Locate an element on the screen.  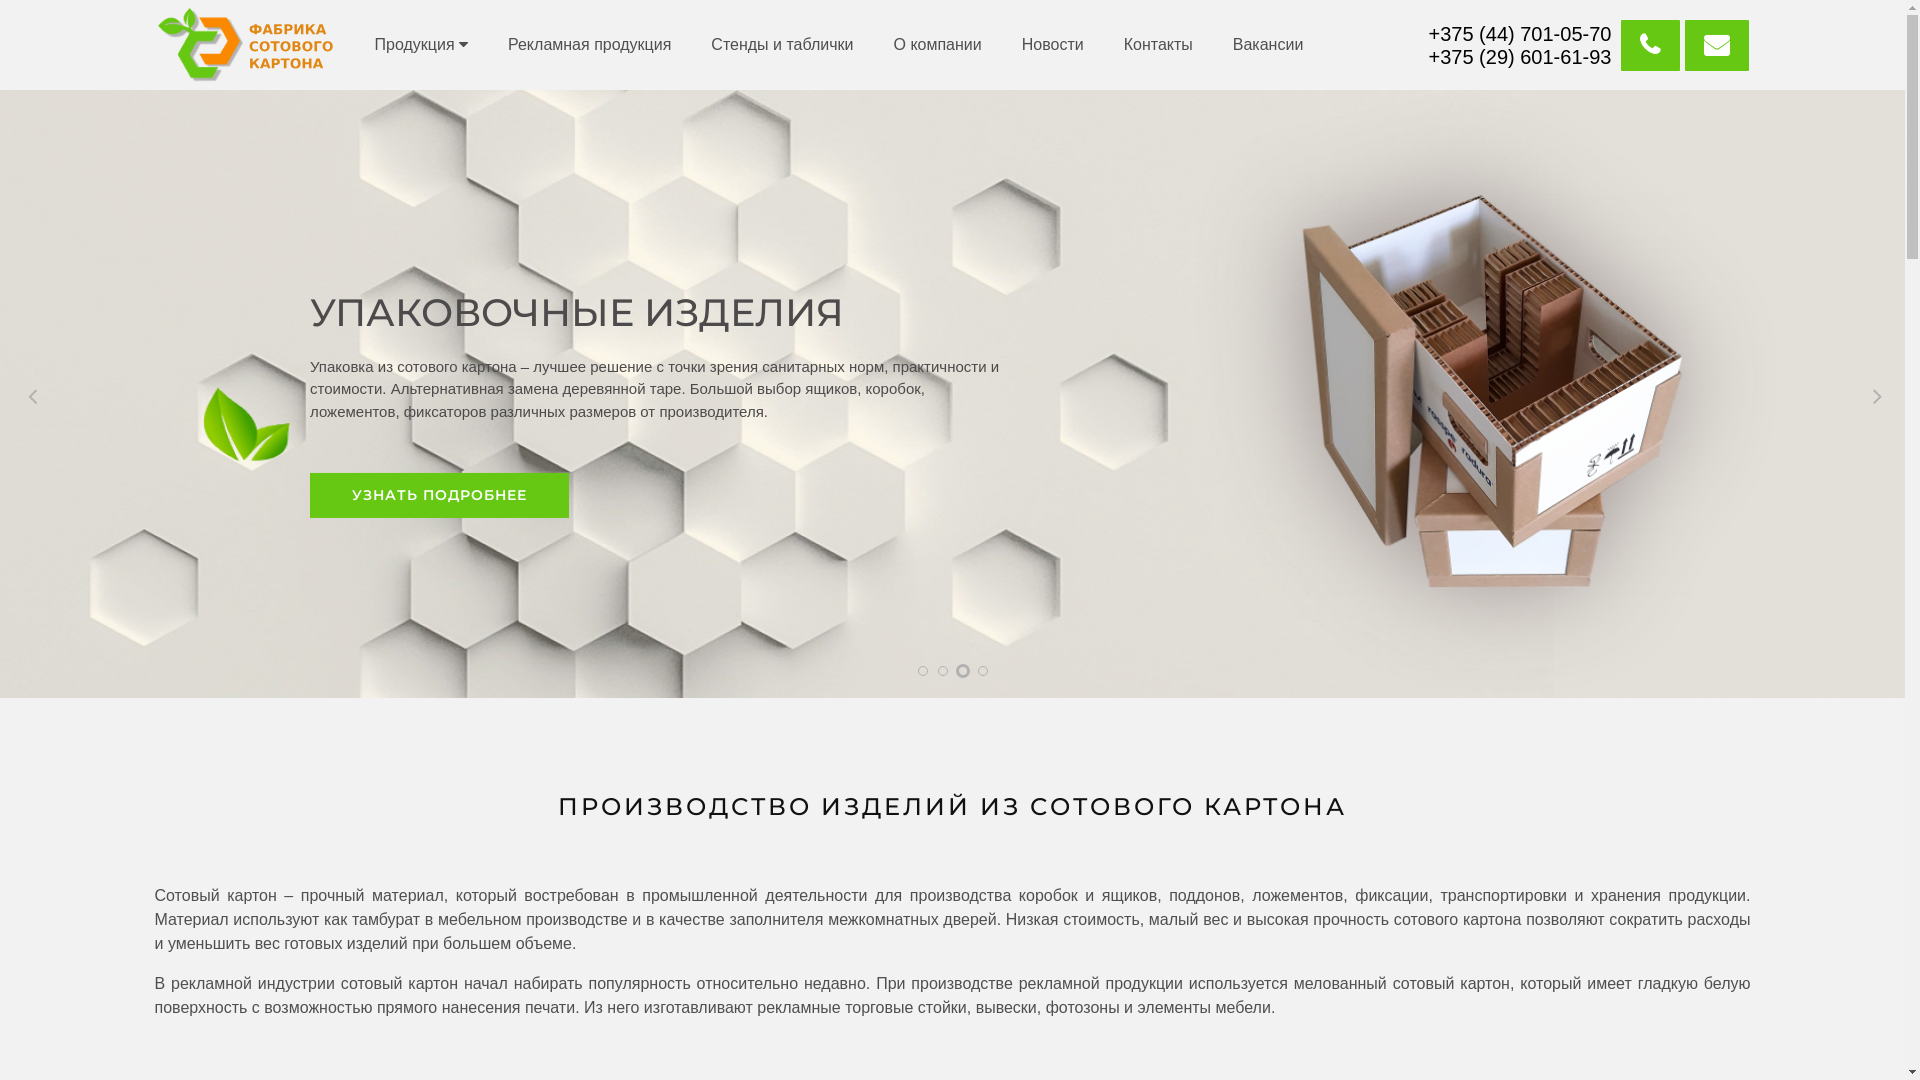
'1' is located at coordinates (921, 671).